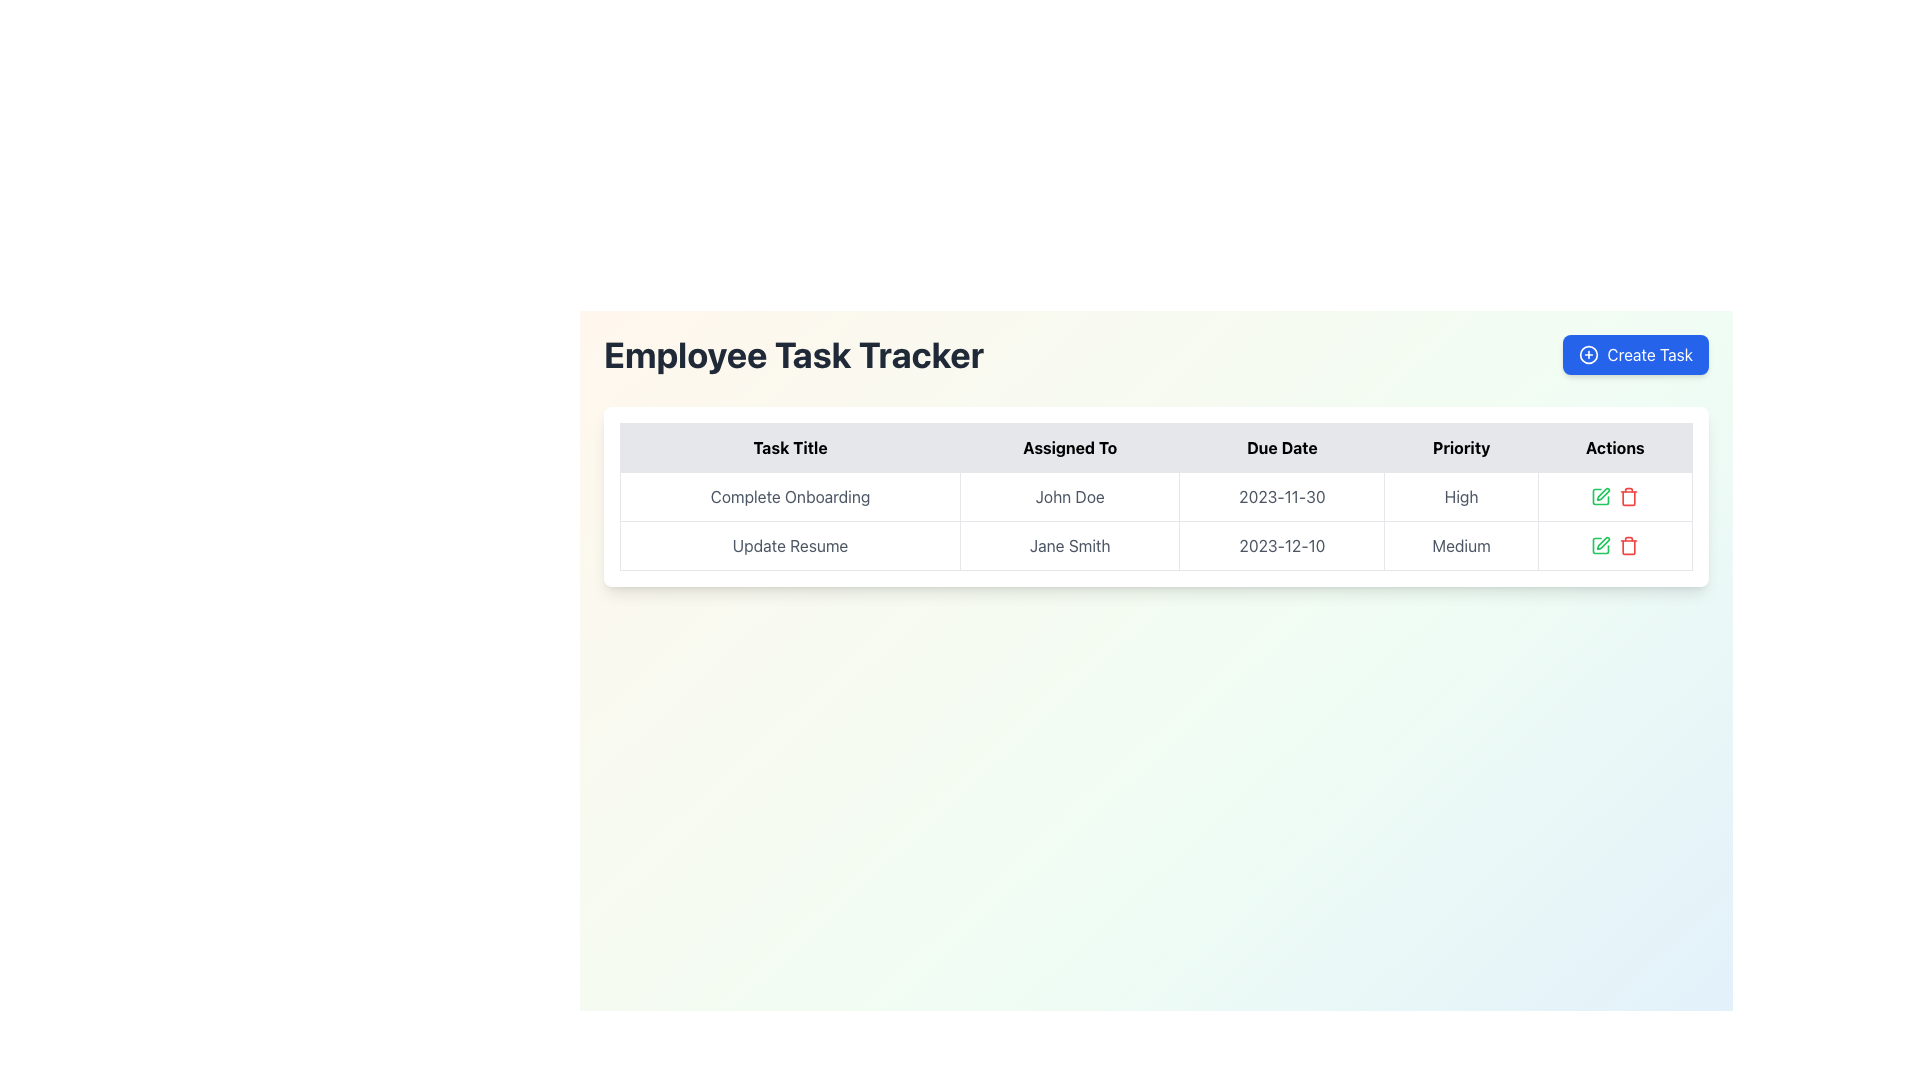 Image resolution: width=1920 pixels, height=1080 pixels. I want to click on the trash can icon in the 'Actions' column for the 'Update Resume' task, so click(1629, 547).